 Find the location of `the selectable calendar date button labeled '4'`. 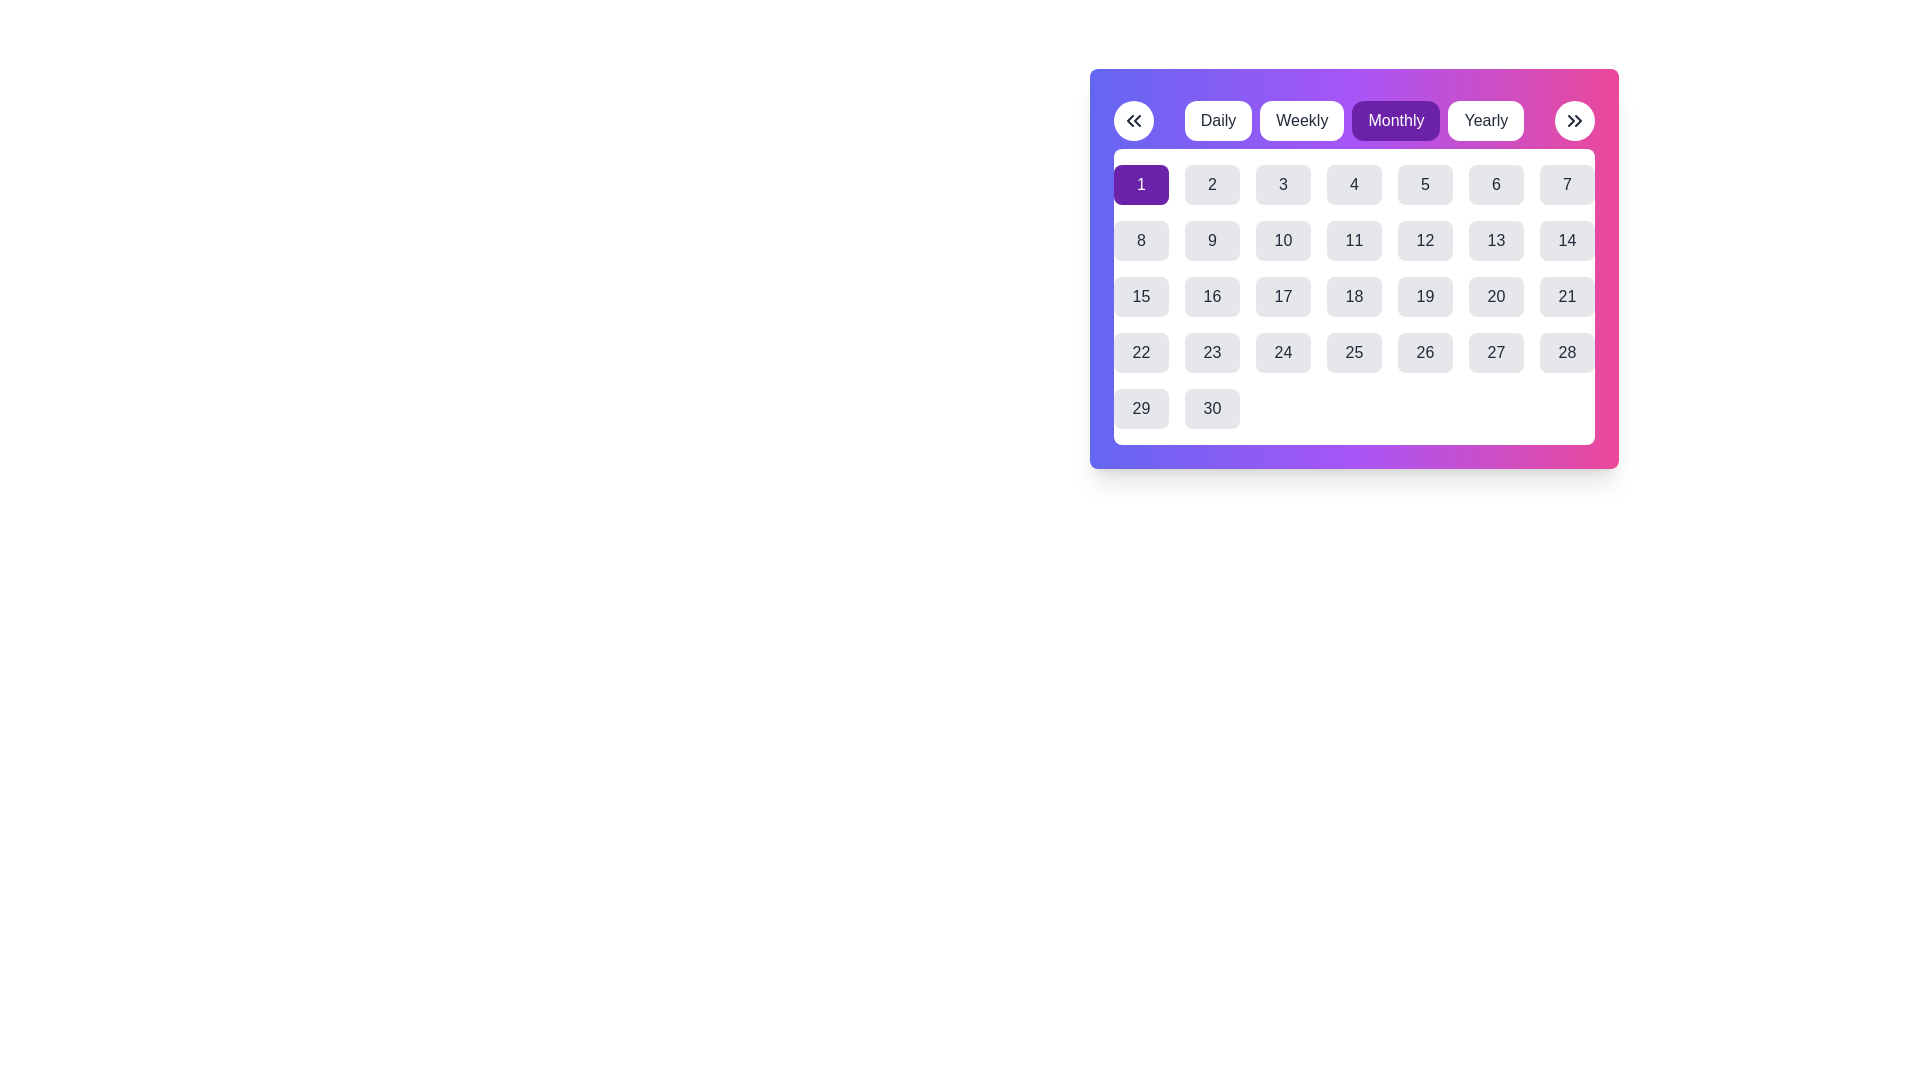

the selectable calendar date button labeled '4' is located at coordinates (1354, 185).